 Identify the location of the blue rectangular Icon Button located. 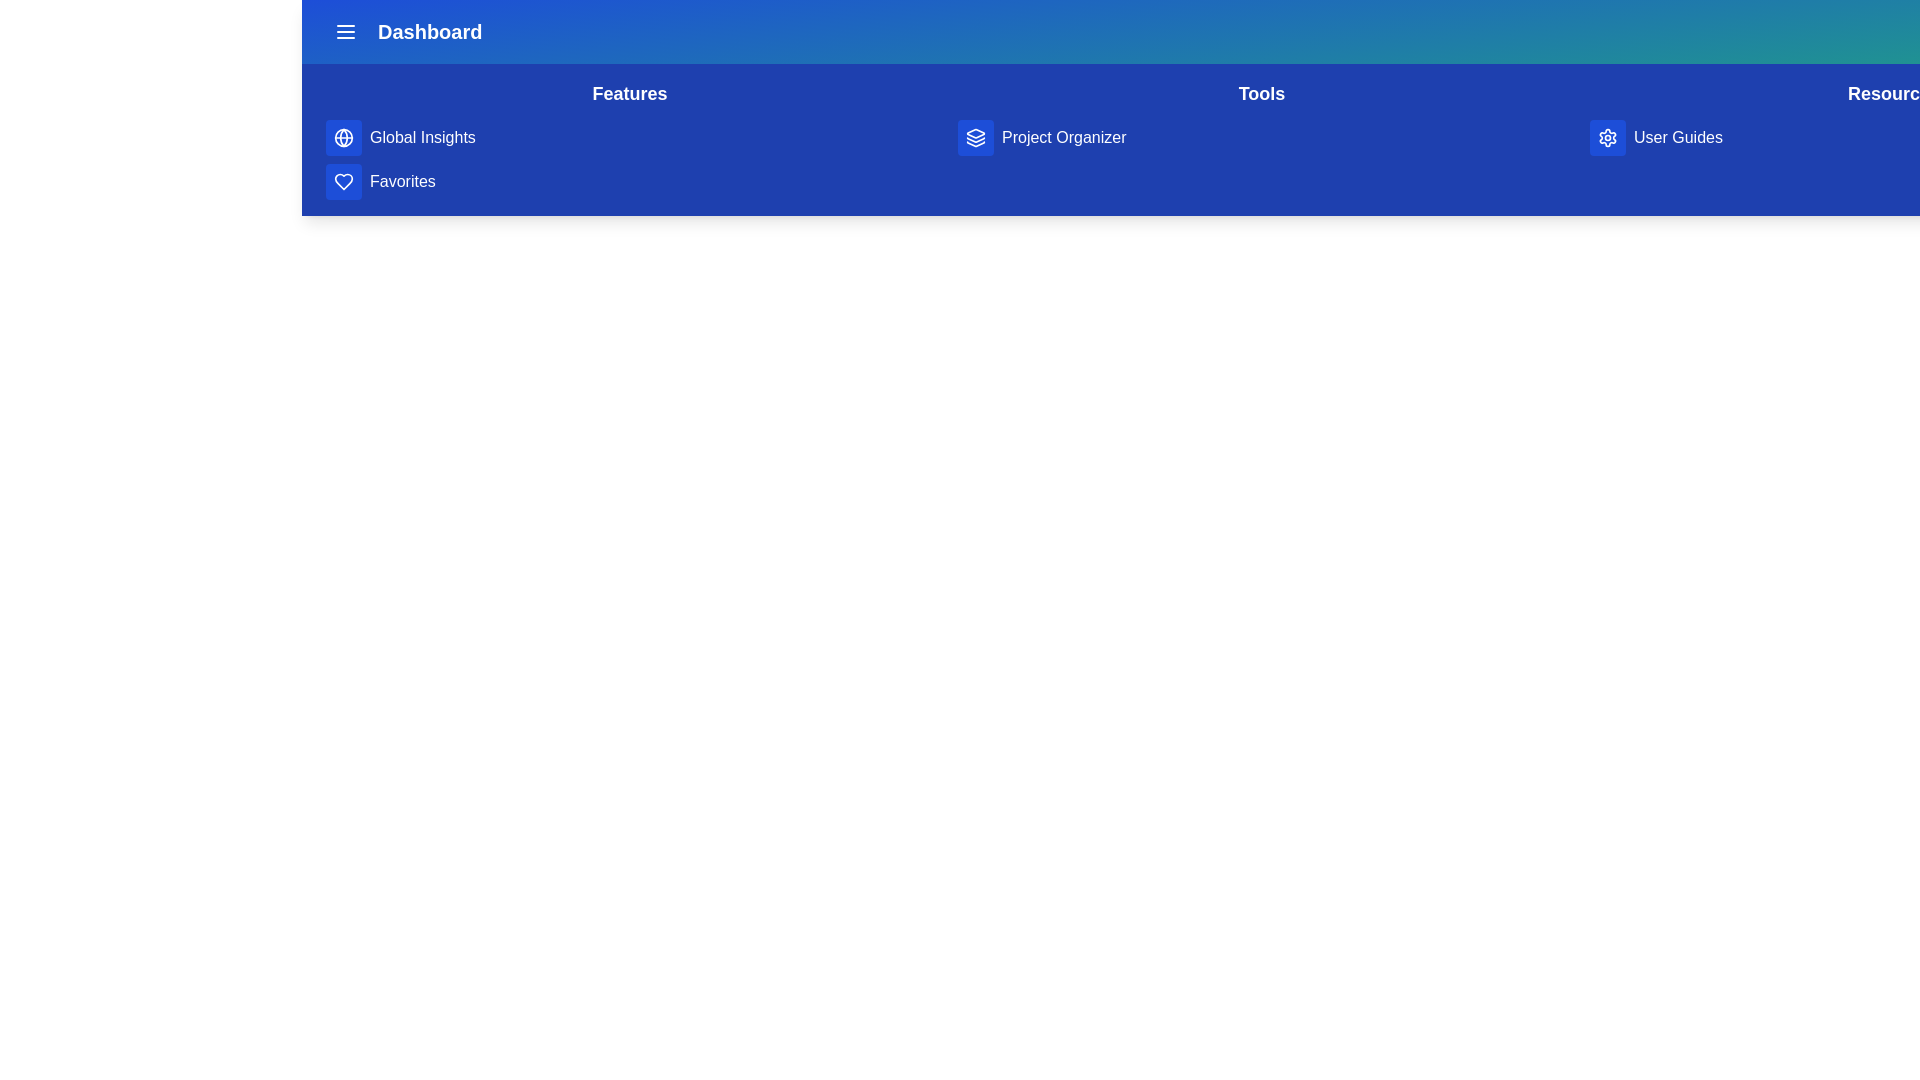
(1608, 137).